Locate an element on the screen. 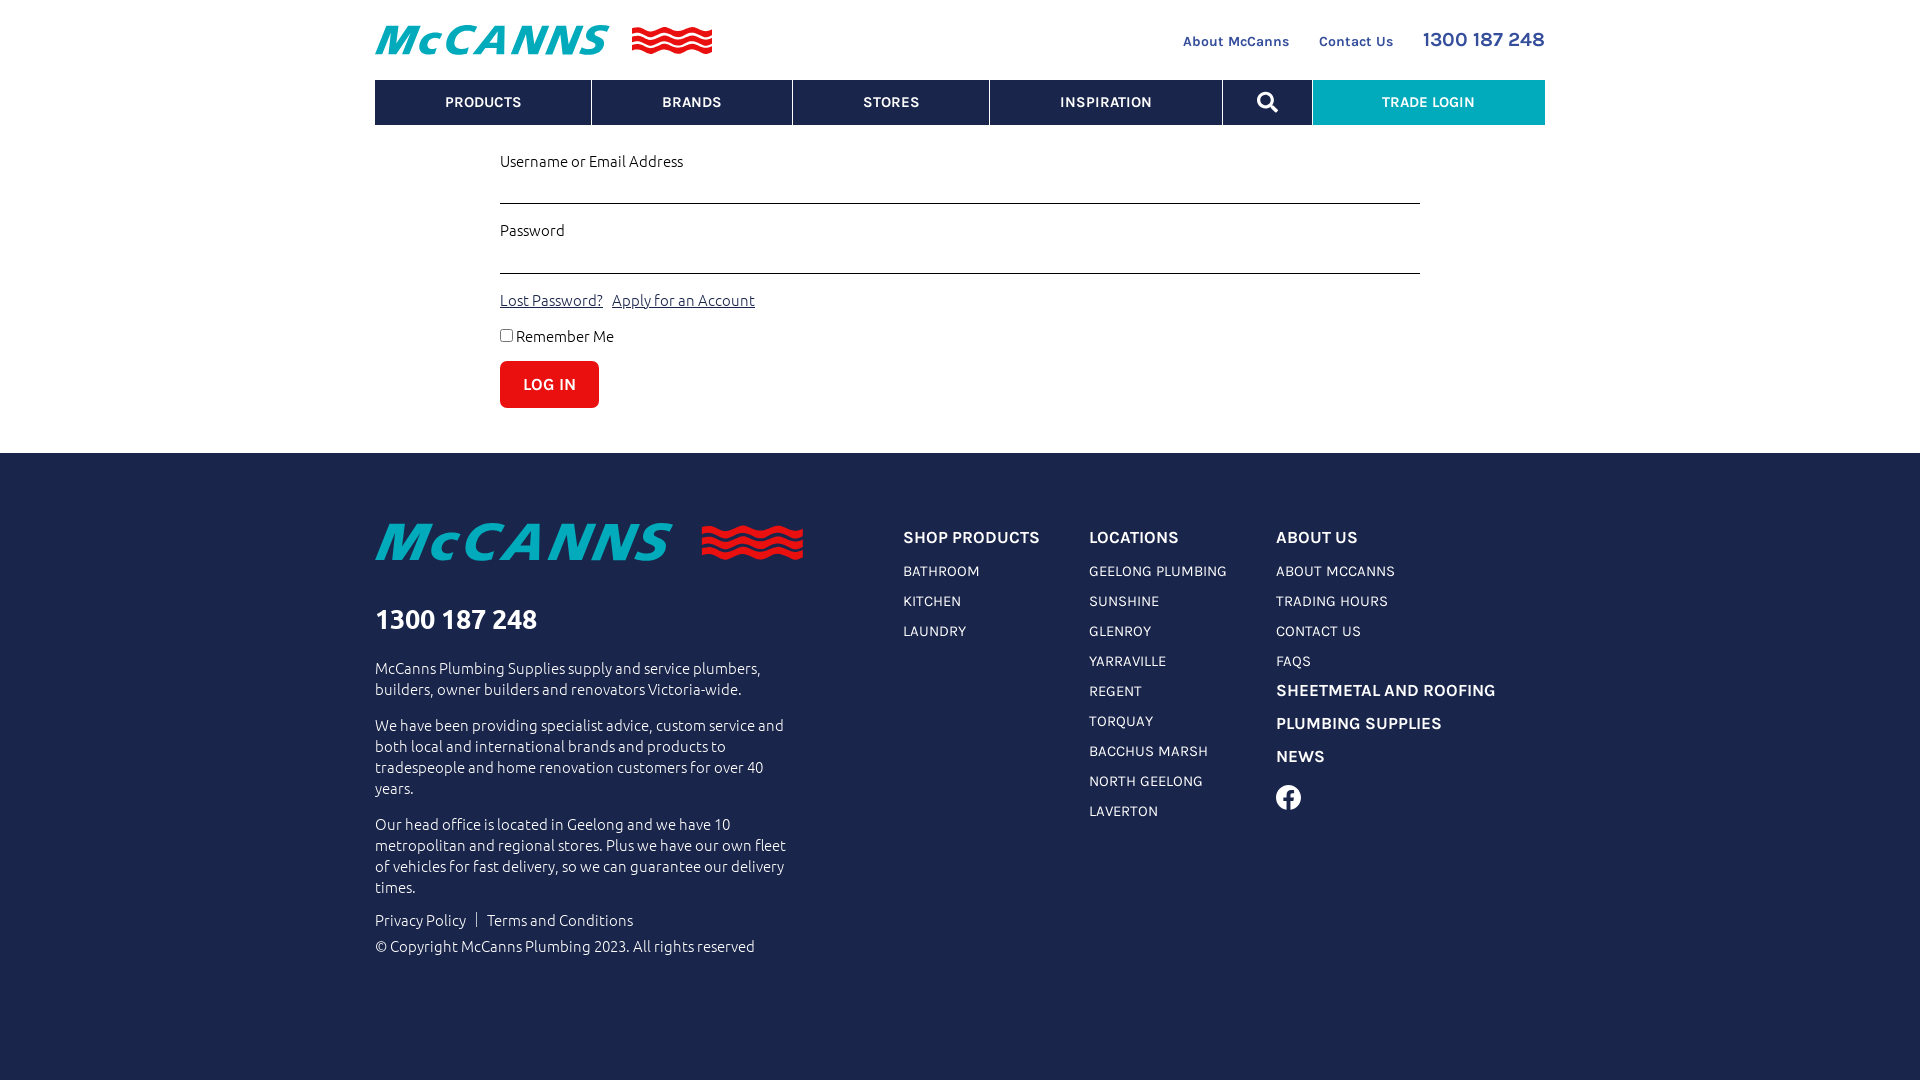 This screenshot has width=1920, height=1080. 'TORQUAY' is located at coordinates (1121, 721).